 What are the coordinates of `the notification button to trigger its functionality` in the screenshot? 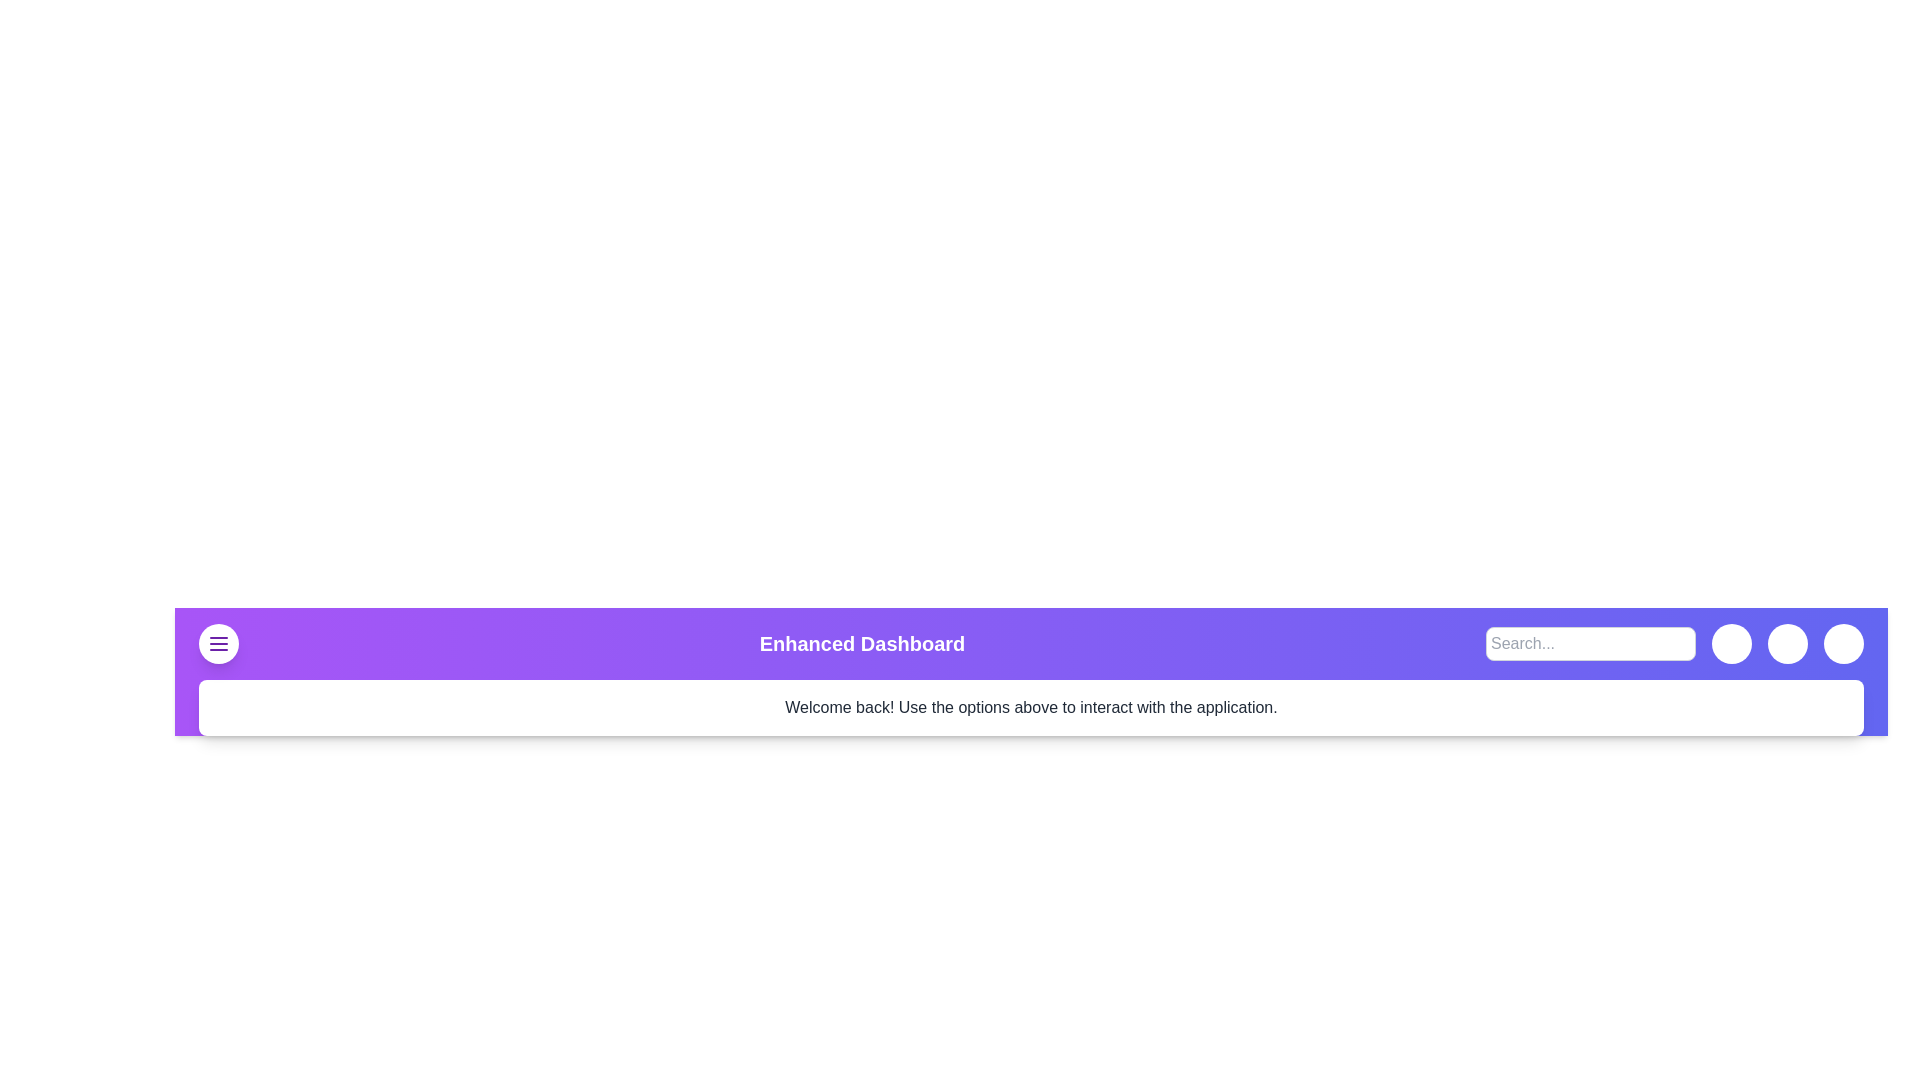 It's located at (1787, 644).